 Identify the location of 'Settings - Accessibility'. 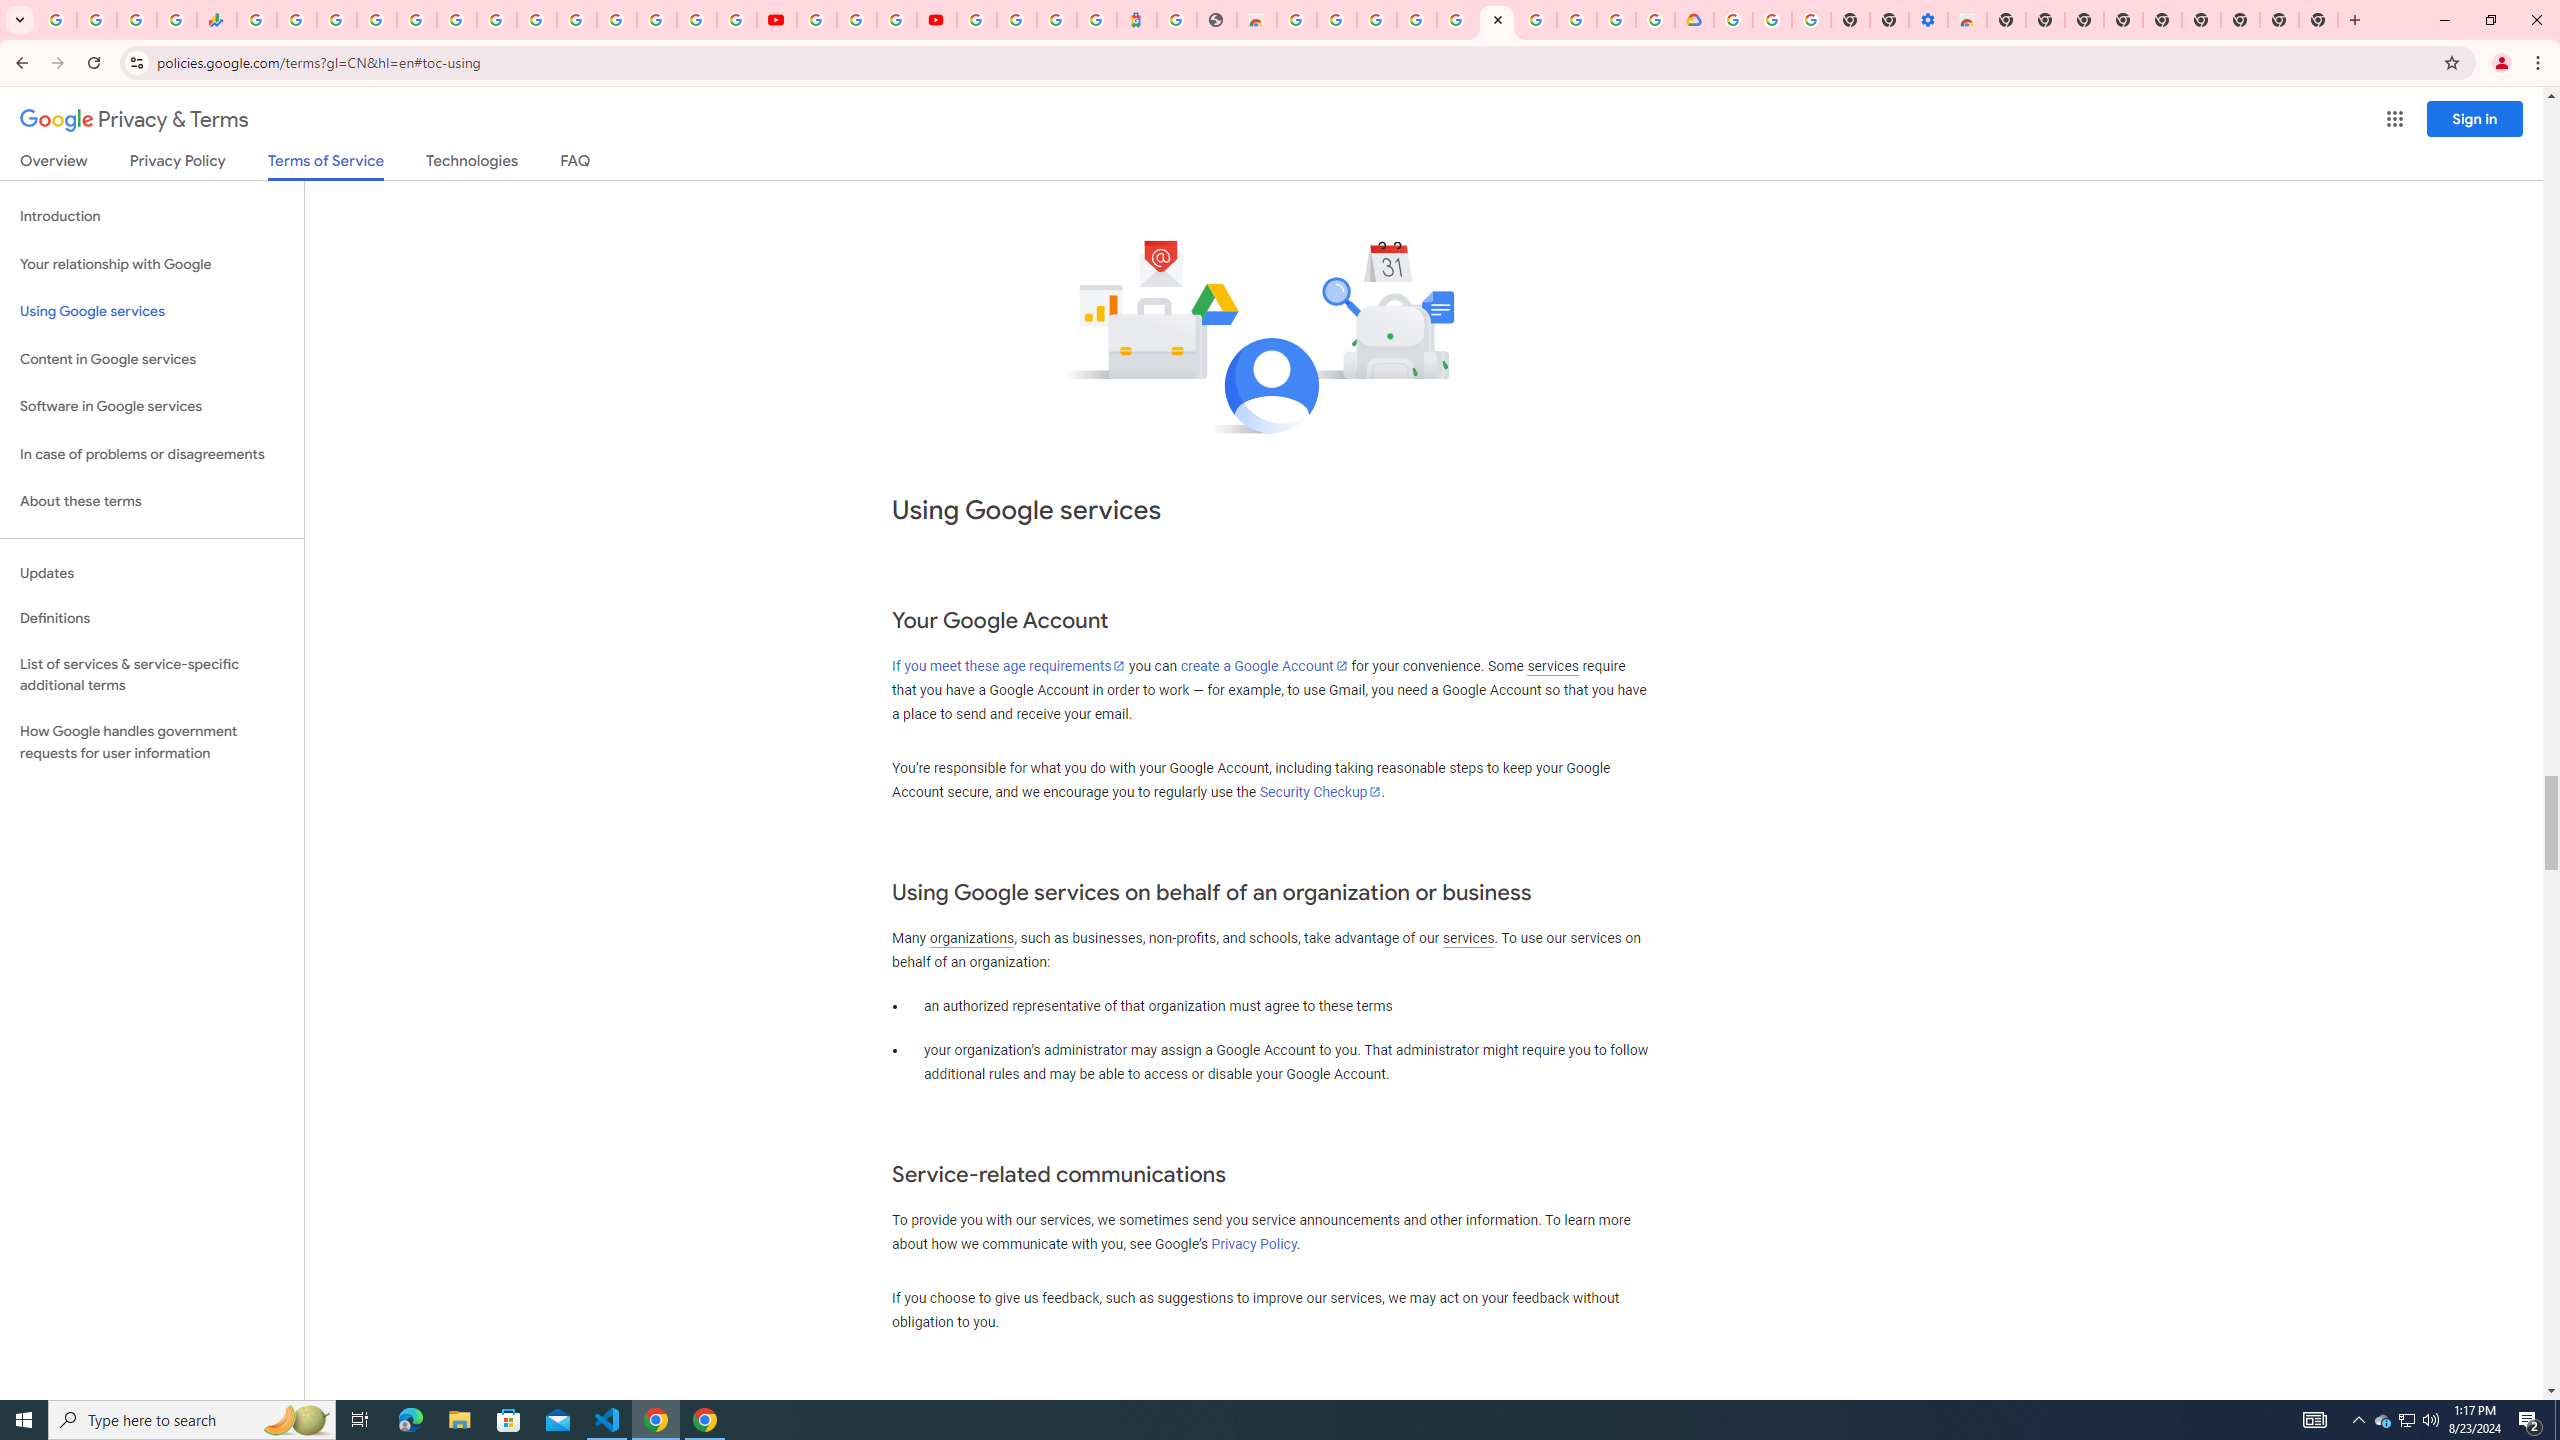
(1927, 19).